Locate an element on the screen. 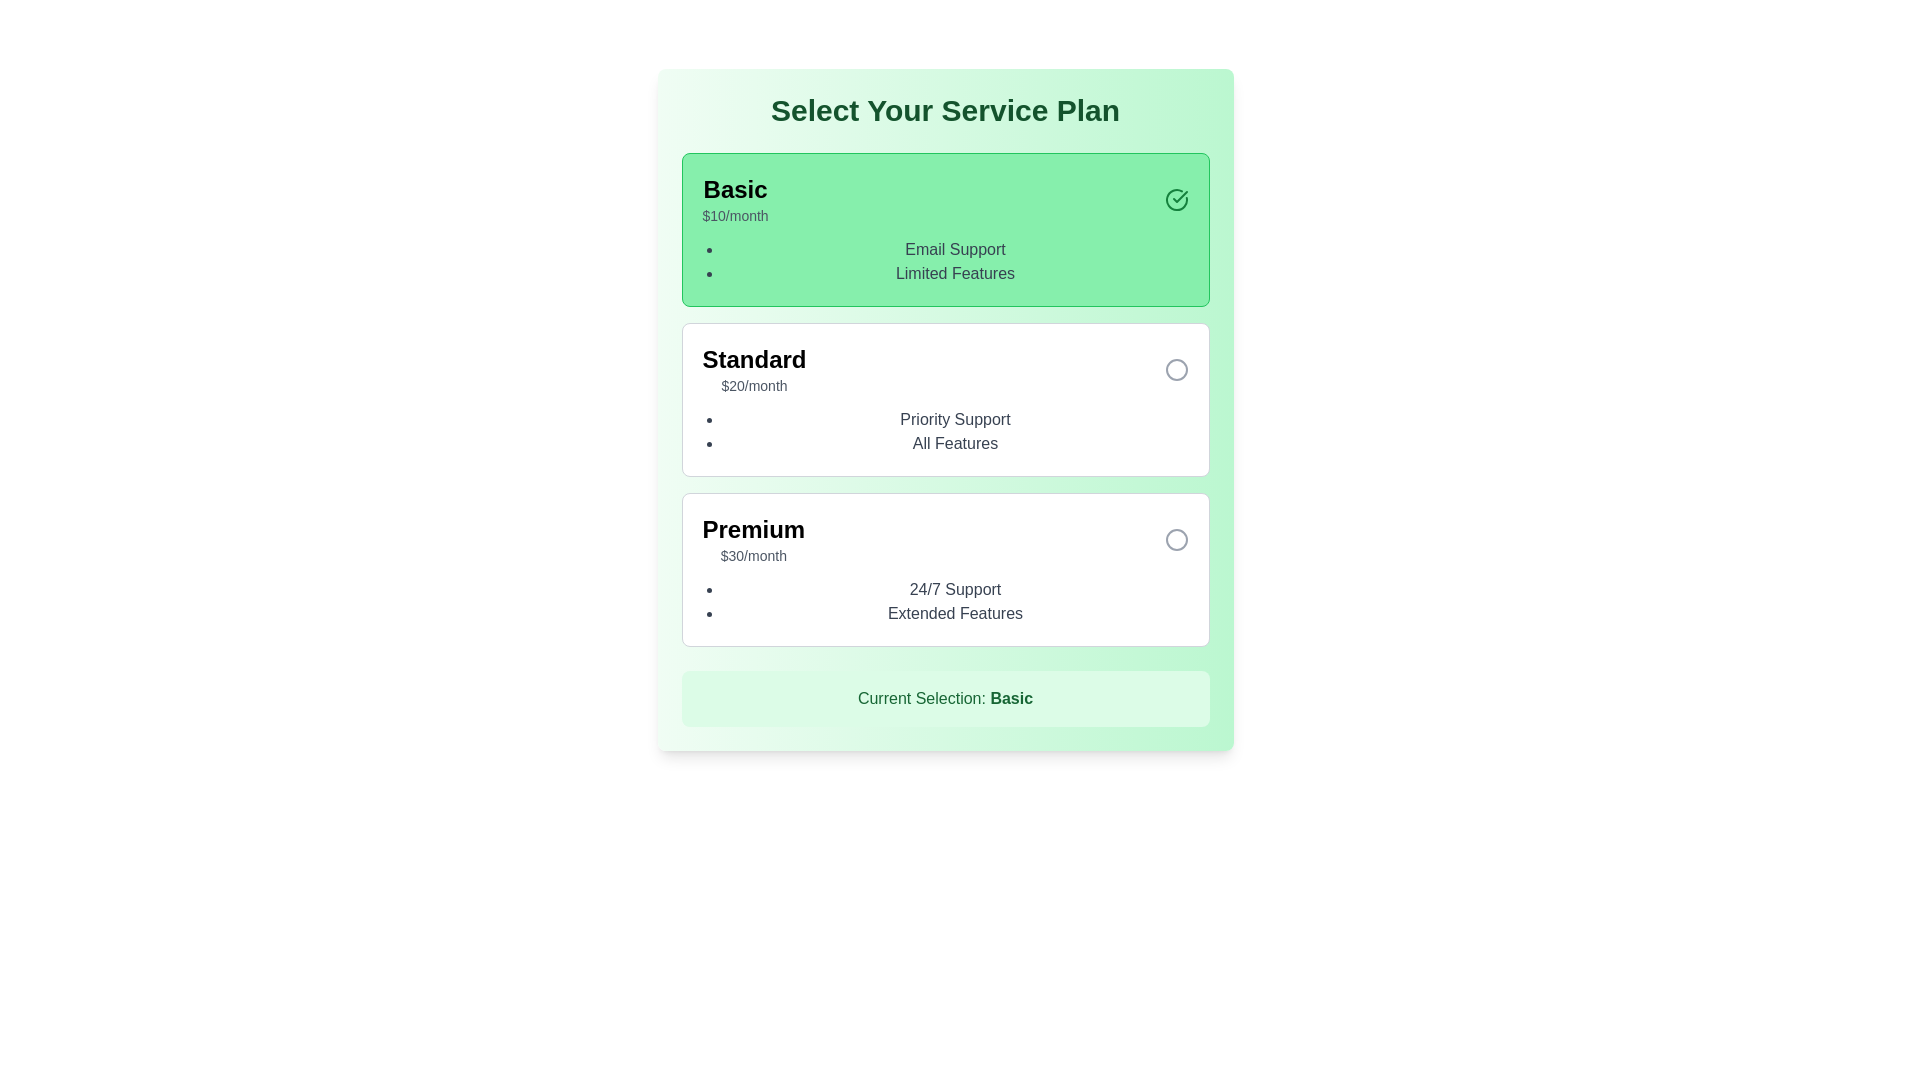 Image resolution: width=1920 pixels, height=1080 pixels. displayed text of the text section that says 'Current Selection: Basic', which has a light green background and rounded corners is located at coordinates (944, 697).